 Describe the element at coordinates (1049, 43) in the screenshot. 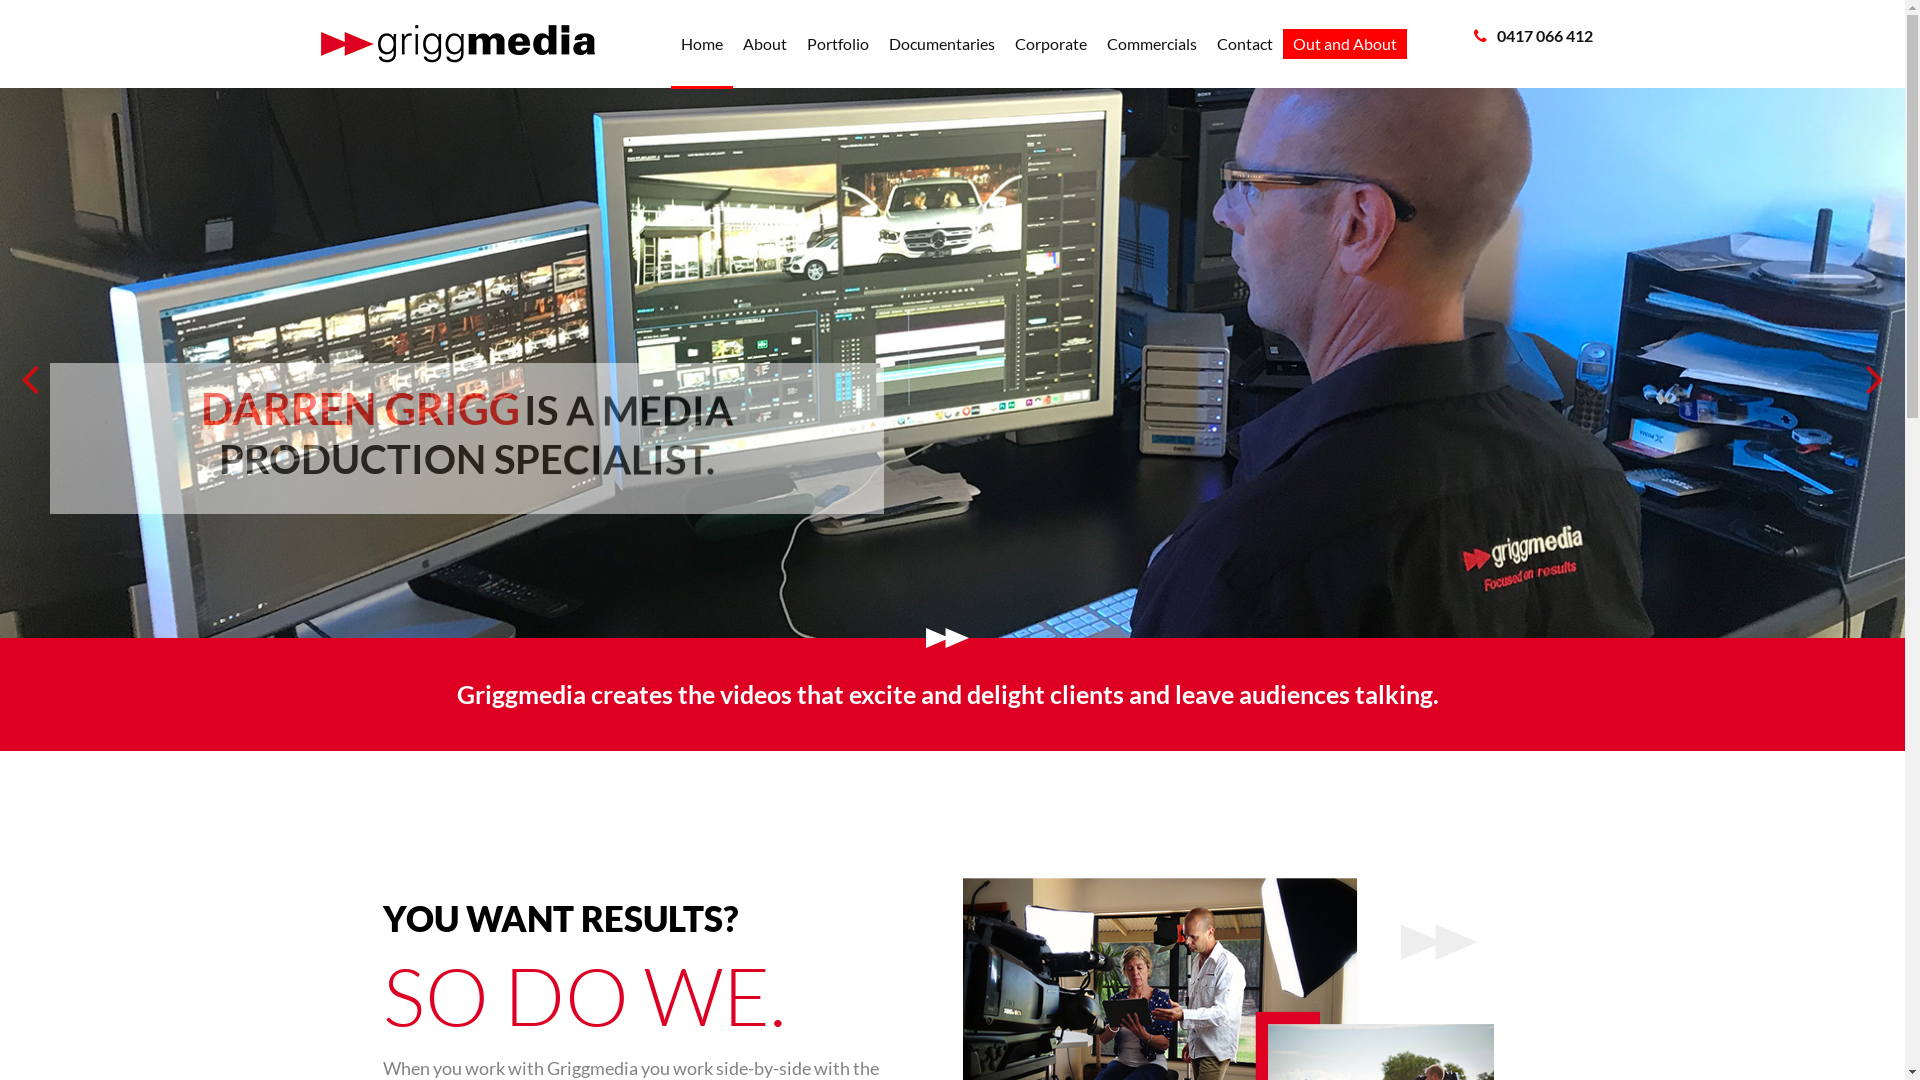

I see `'Corporate'` at that location.